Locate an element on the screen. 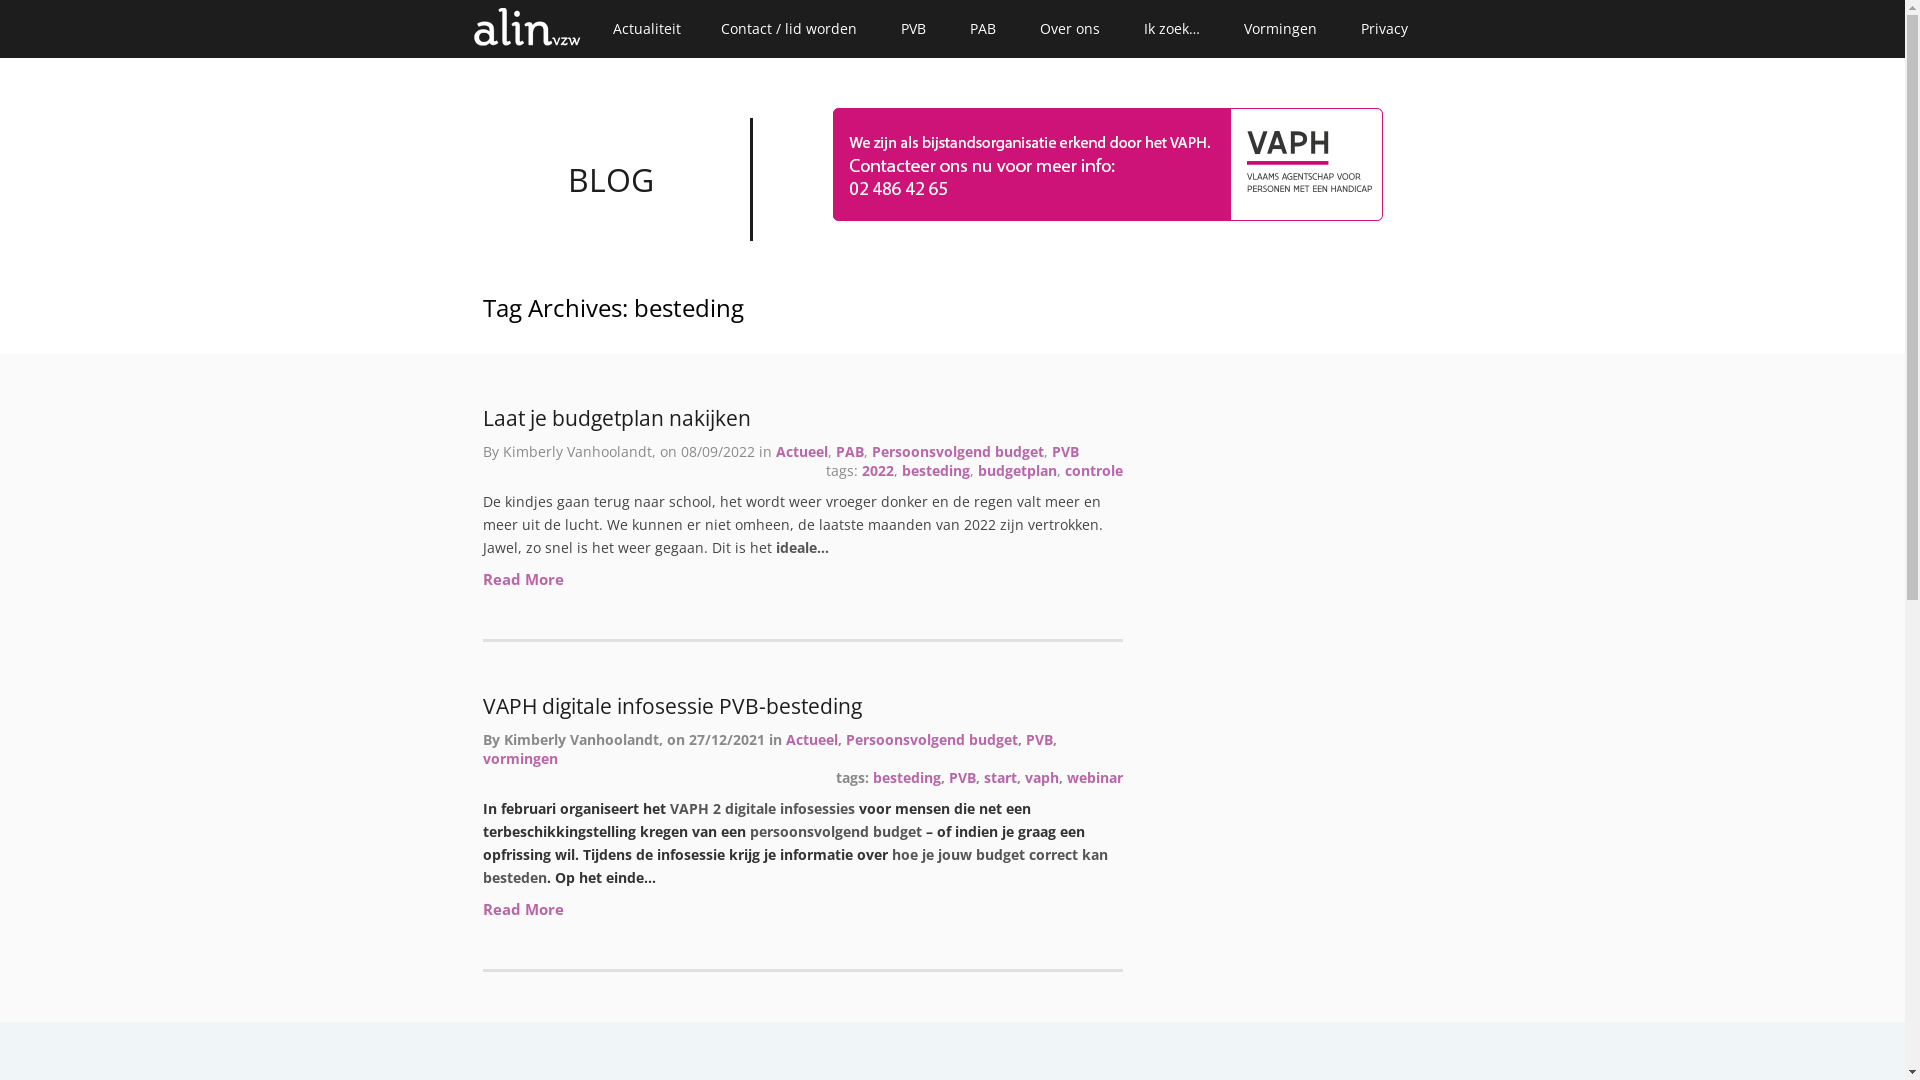  'Contact / lid worden' is located at coordinates (786, 29).